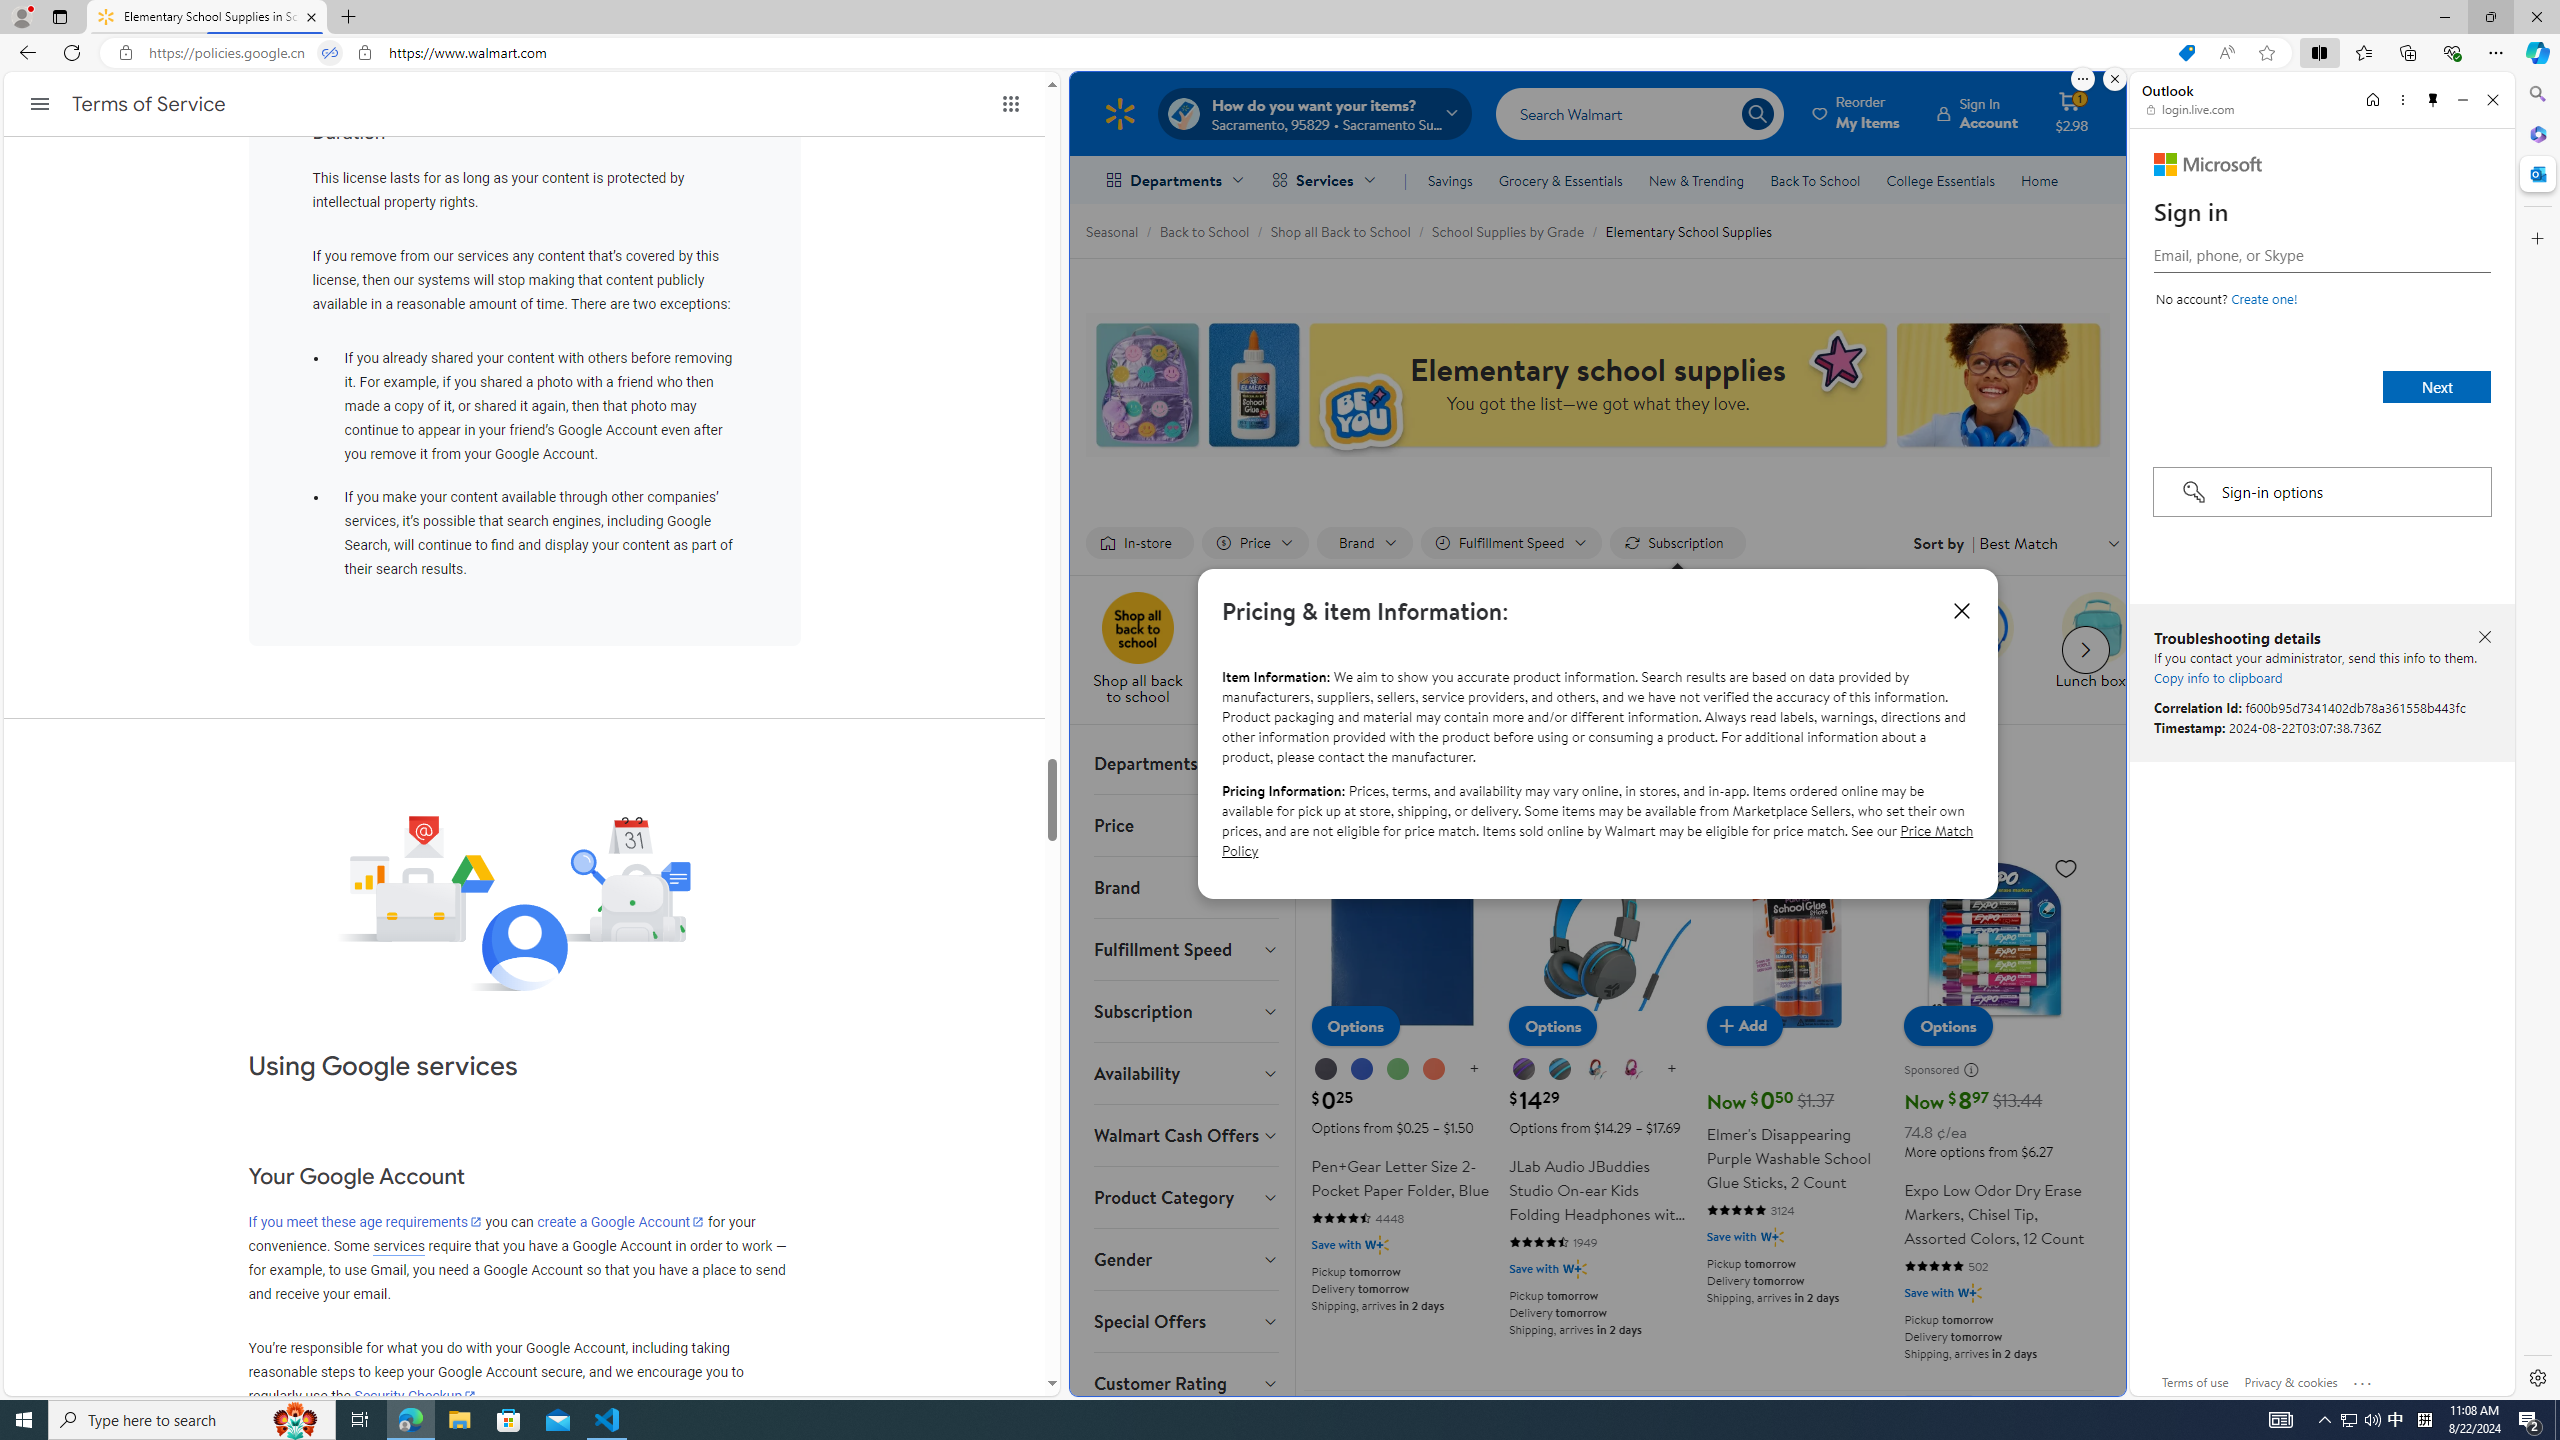  I want to click on 'Terms of use', so click(2196, 1380).